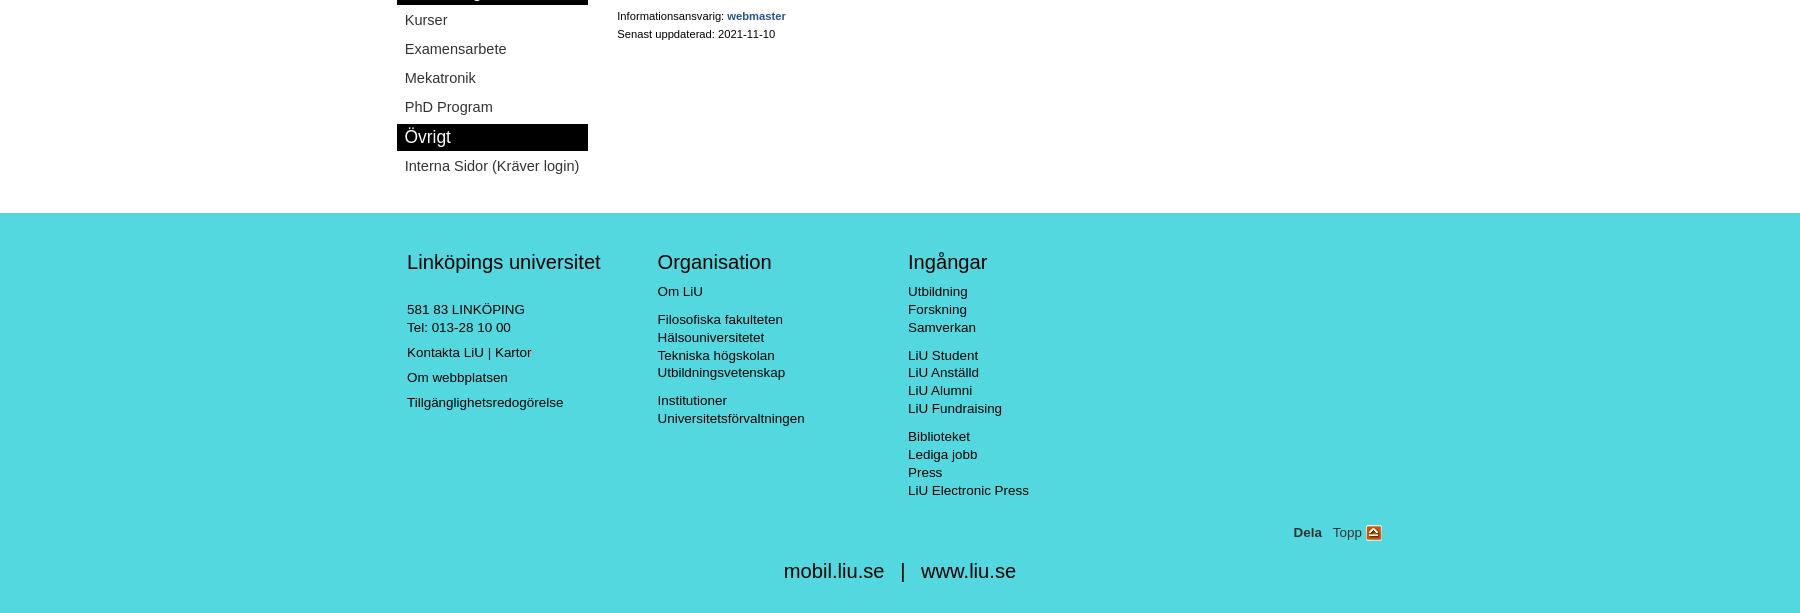 This screenshot has height=613, width=1800. What do you see at coordinates (671, 15) in the screenshot?
I see `'Informationsansvarig:'` at bounding box center [671, 15].